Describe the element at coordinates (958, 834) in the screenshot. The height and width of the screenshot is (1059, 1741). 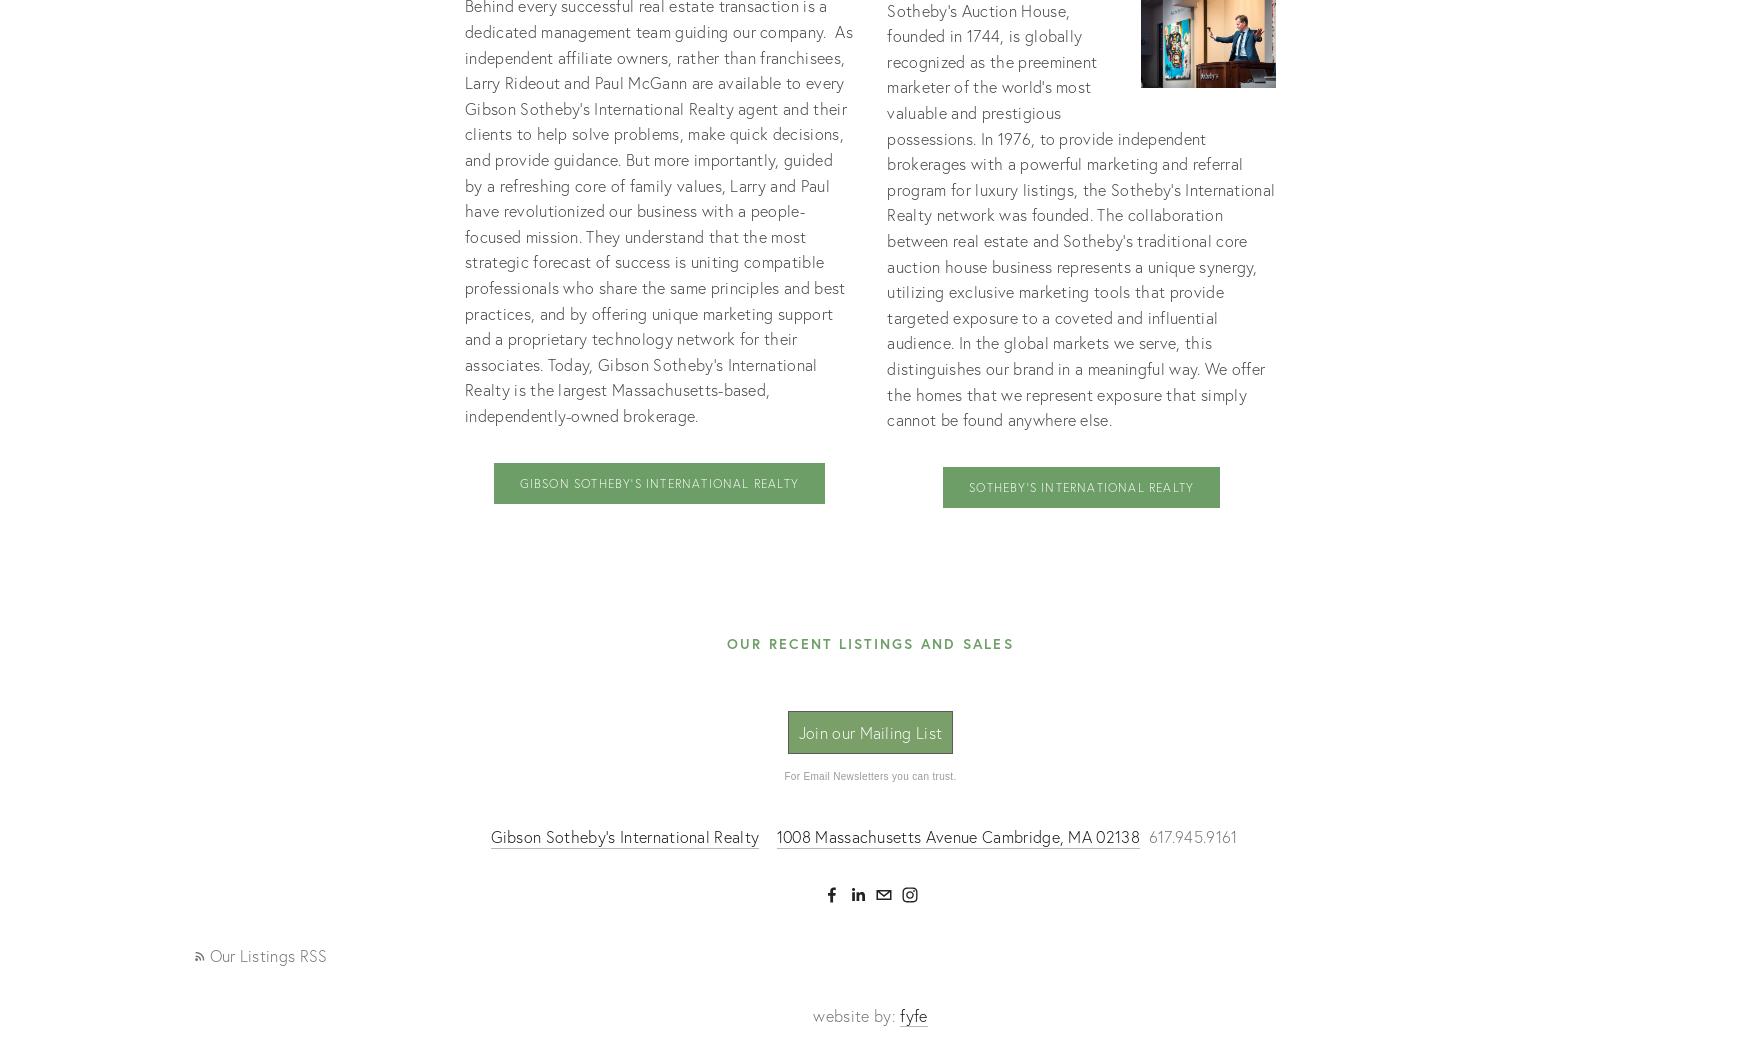
I see `'1008 Massachusetts Avenue Cambridge, MA 02138'` at that location.